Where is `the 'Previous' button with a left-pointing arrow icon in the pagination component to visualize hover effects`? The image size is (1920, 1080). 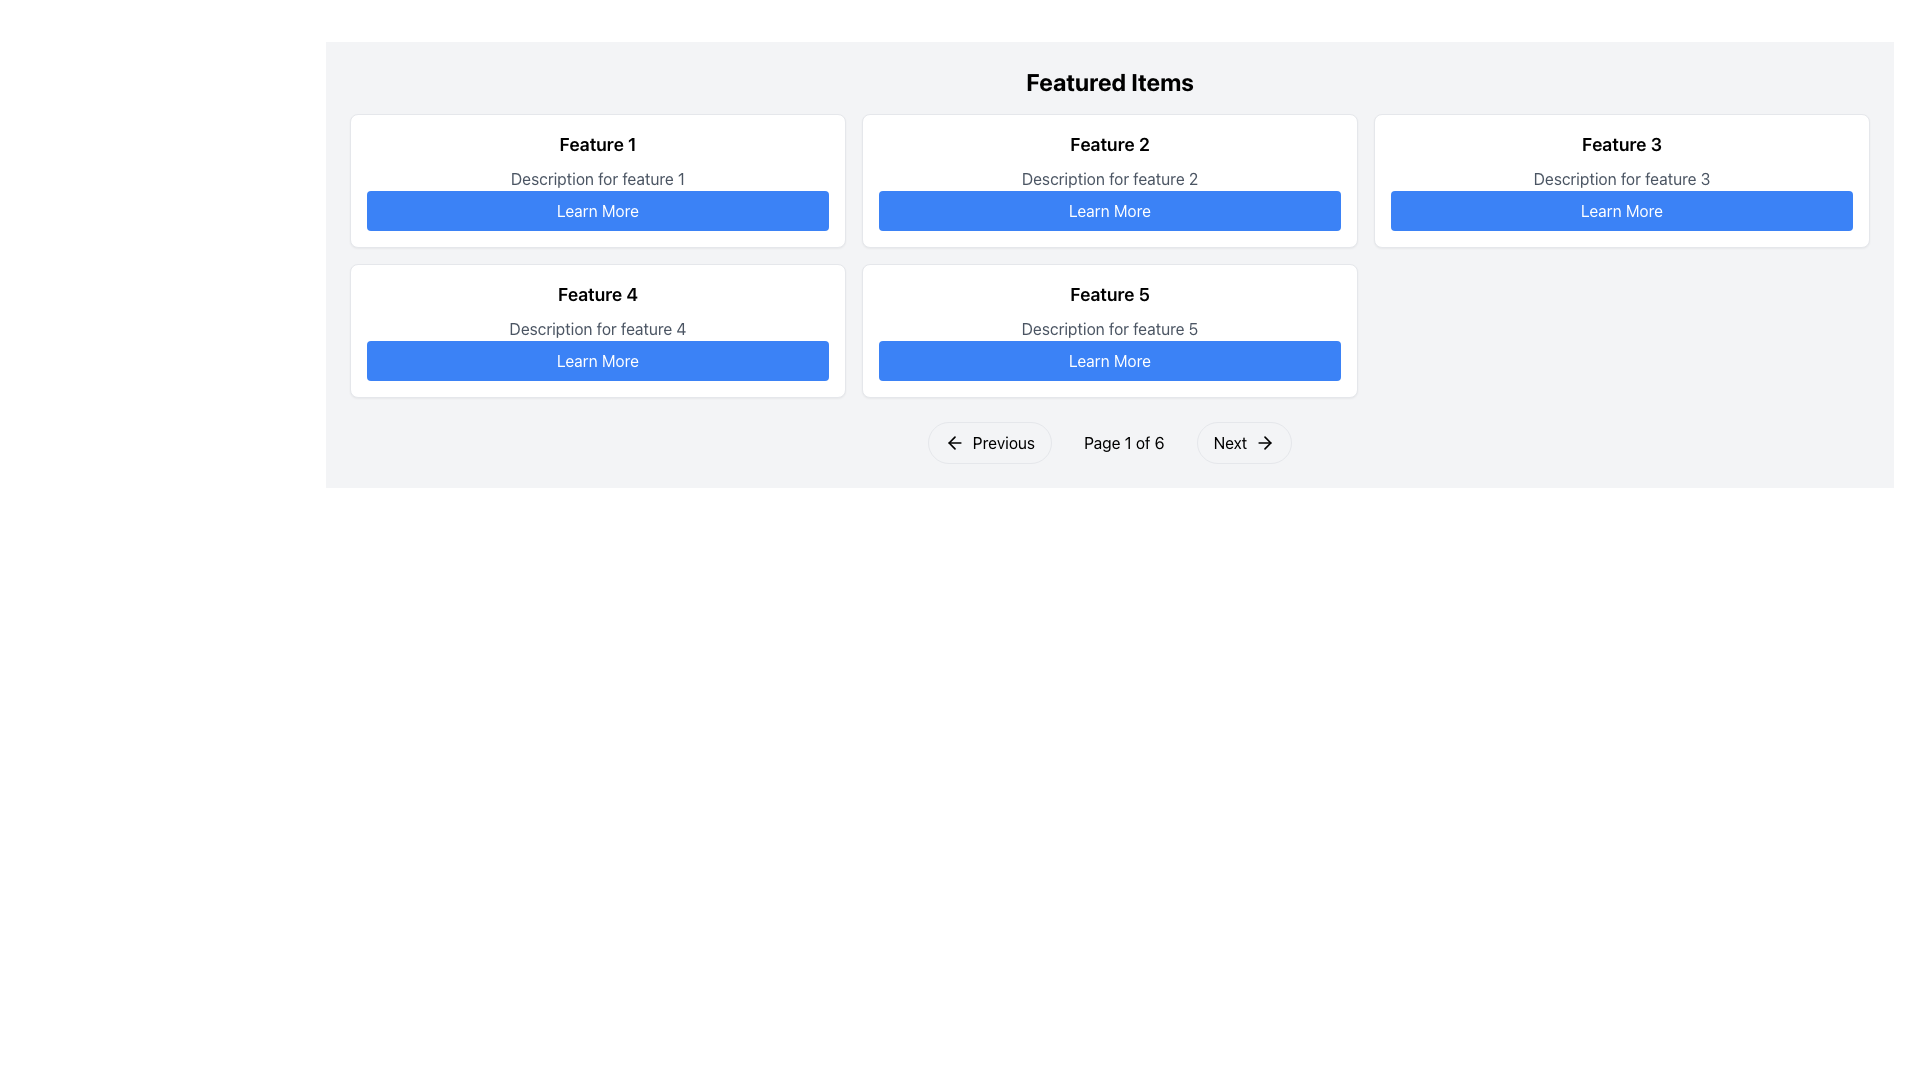 the 'Previous' button with a left-pointing arrow icon in the pagination component to visualize hover effects is located at coordinates (989, 442).